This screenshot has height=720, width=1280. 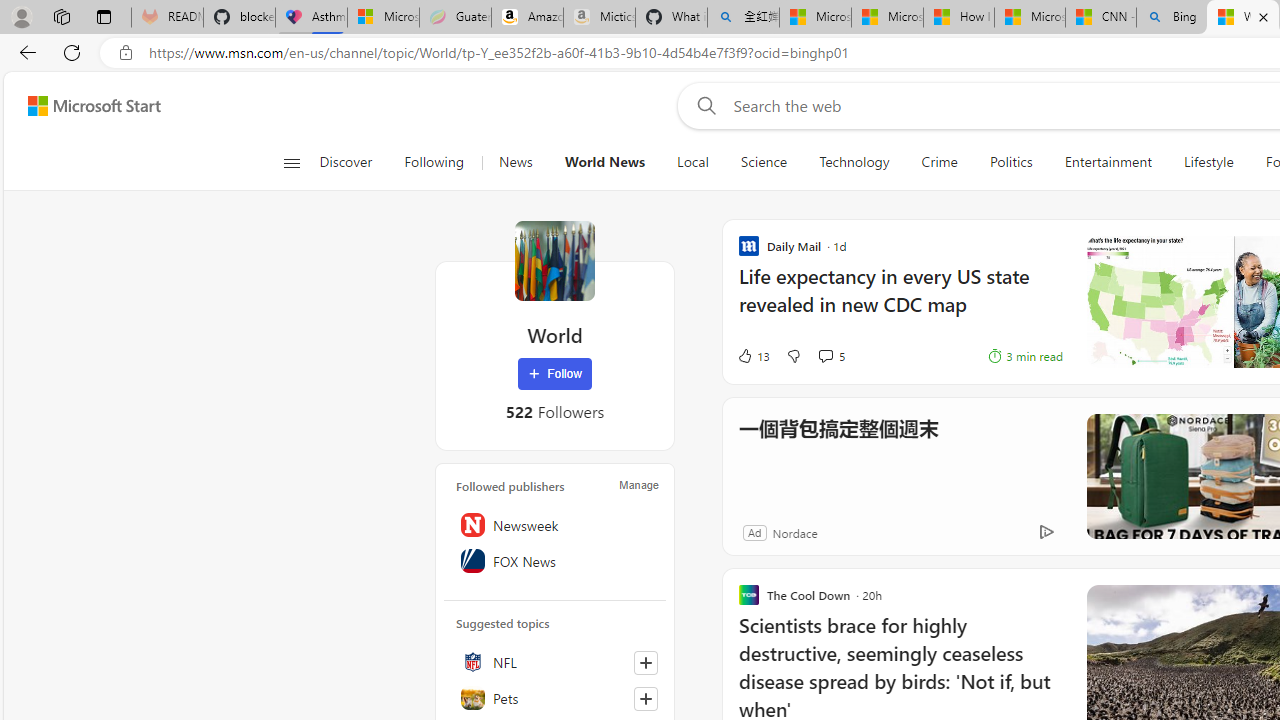 What do you see at coordinates (763, 162) in the screenshot?
I see `'Science'` at bounding box center [763, 162].